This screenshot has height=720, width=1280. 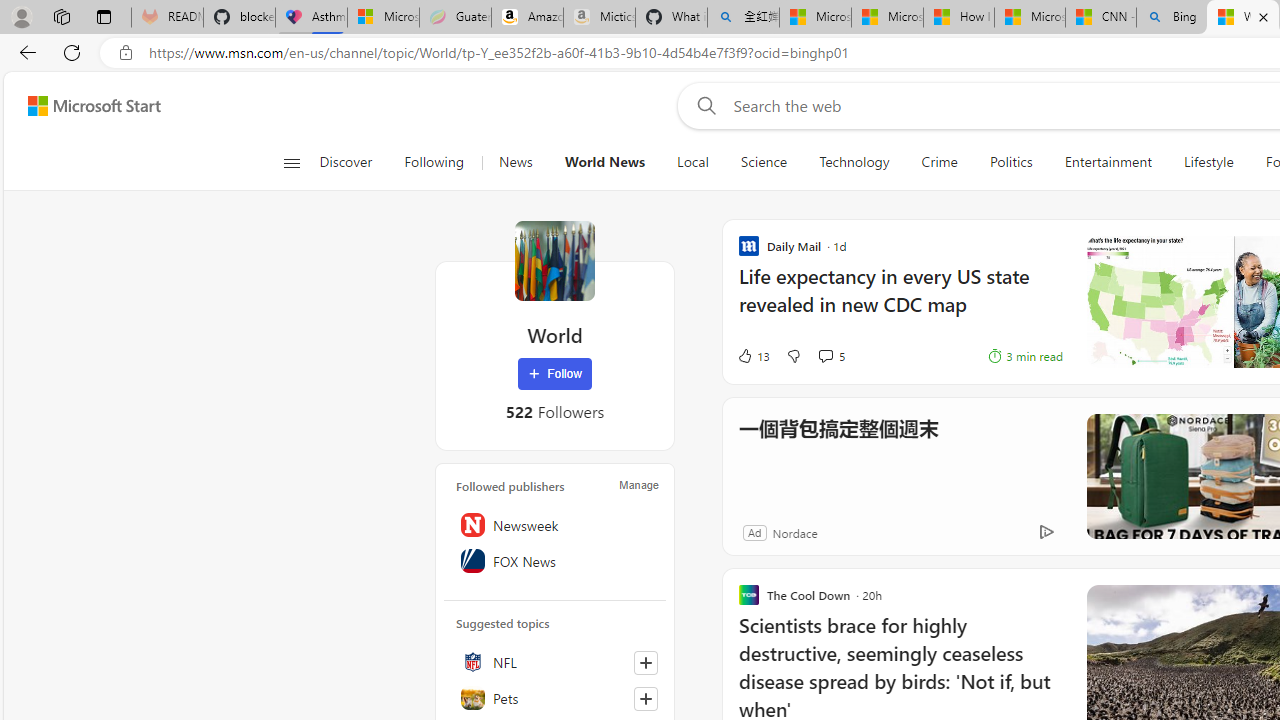 What do you see at coordinates (763, 162) in the screenshot?
I see `'Science'` at bounding box center [763, 162].